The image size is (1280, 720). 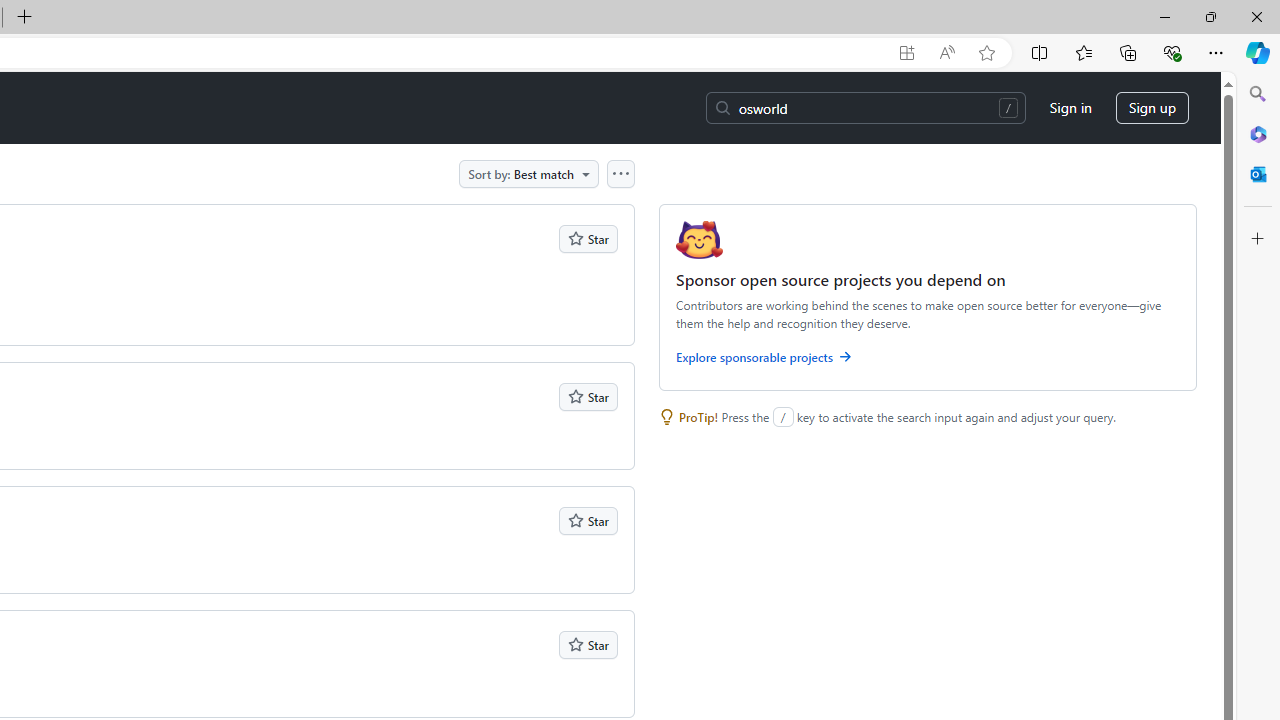 I want to click on 'Sign in', so click(x=1069, y=108).